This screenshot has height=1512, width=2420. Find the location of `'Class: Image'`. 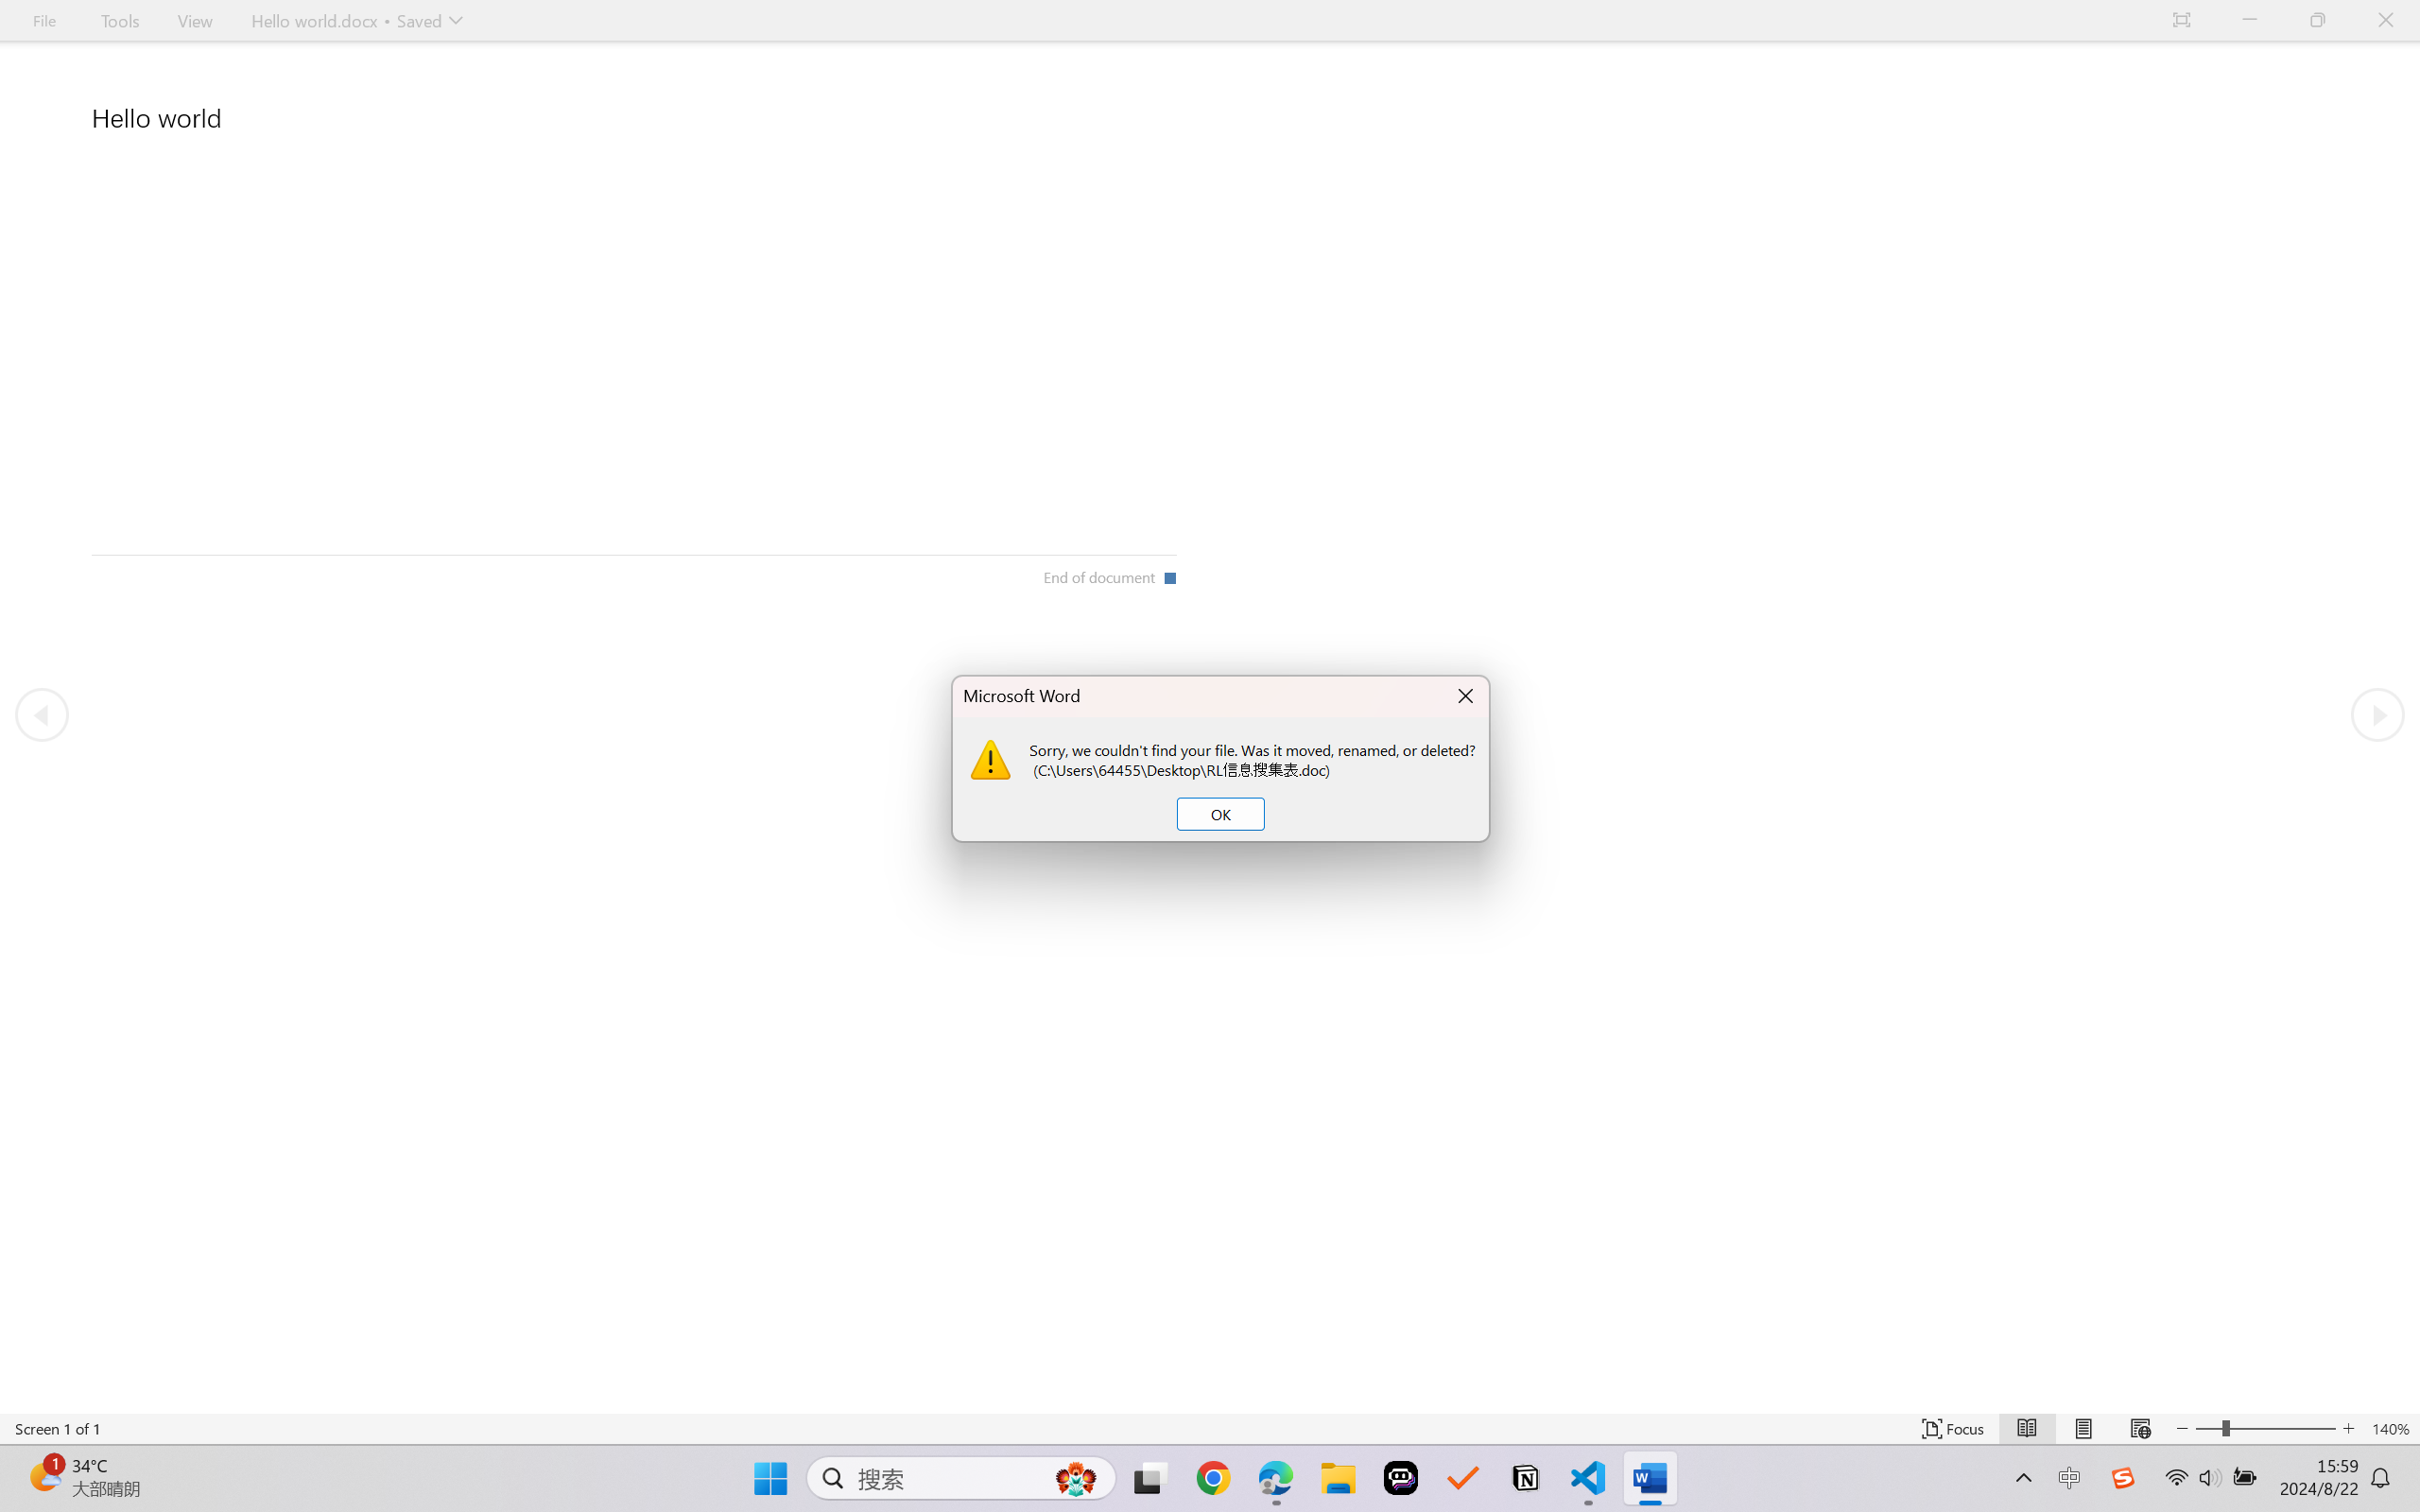

'Class: Image' is located at coordinates (2122, 1478).